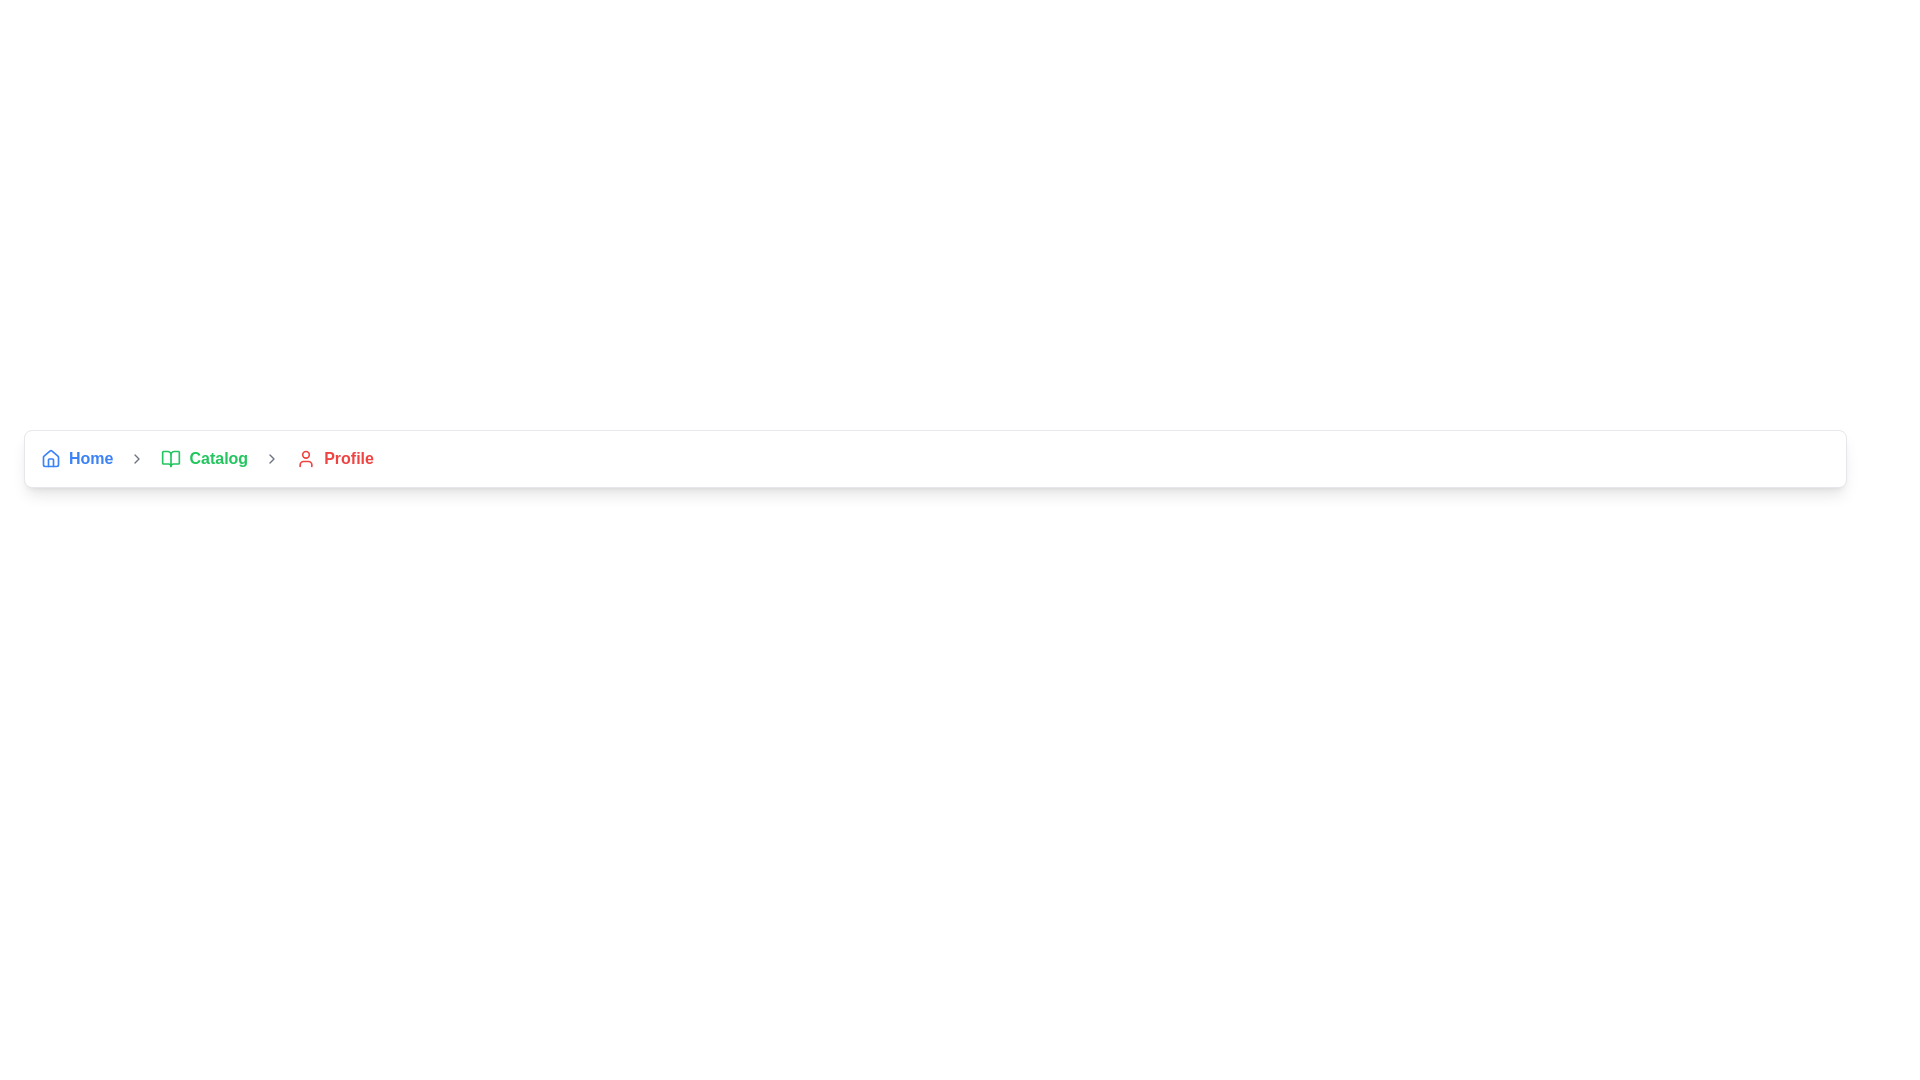 The image size is (1920, 1080). I want to click on the 'Catalog' hyperlink, which is a clickable text styled in green and bold, located next to an open book icon in the navigation bar, so click(218, 459).